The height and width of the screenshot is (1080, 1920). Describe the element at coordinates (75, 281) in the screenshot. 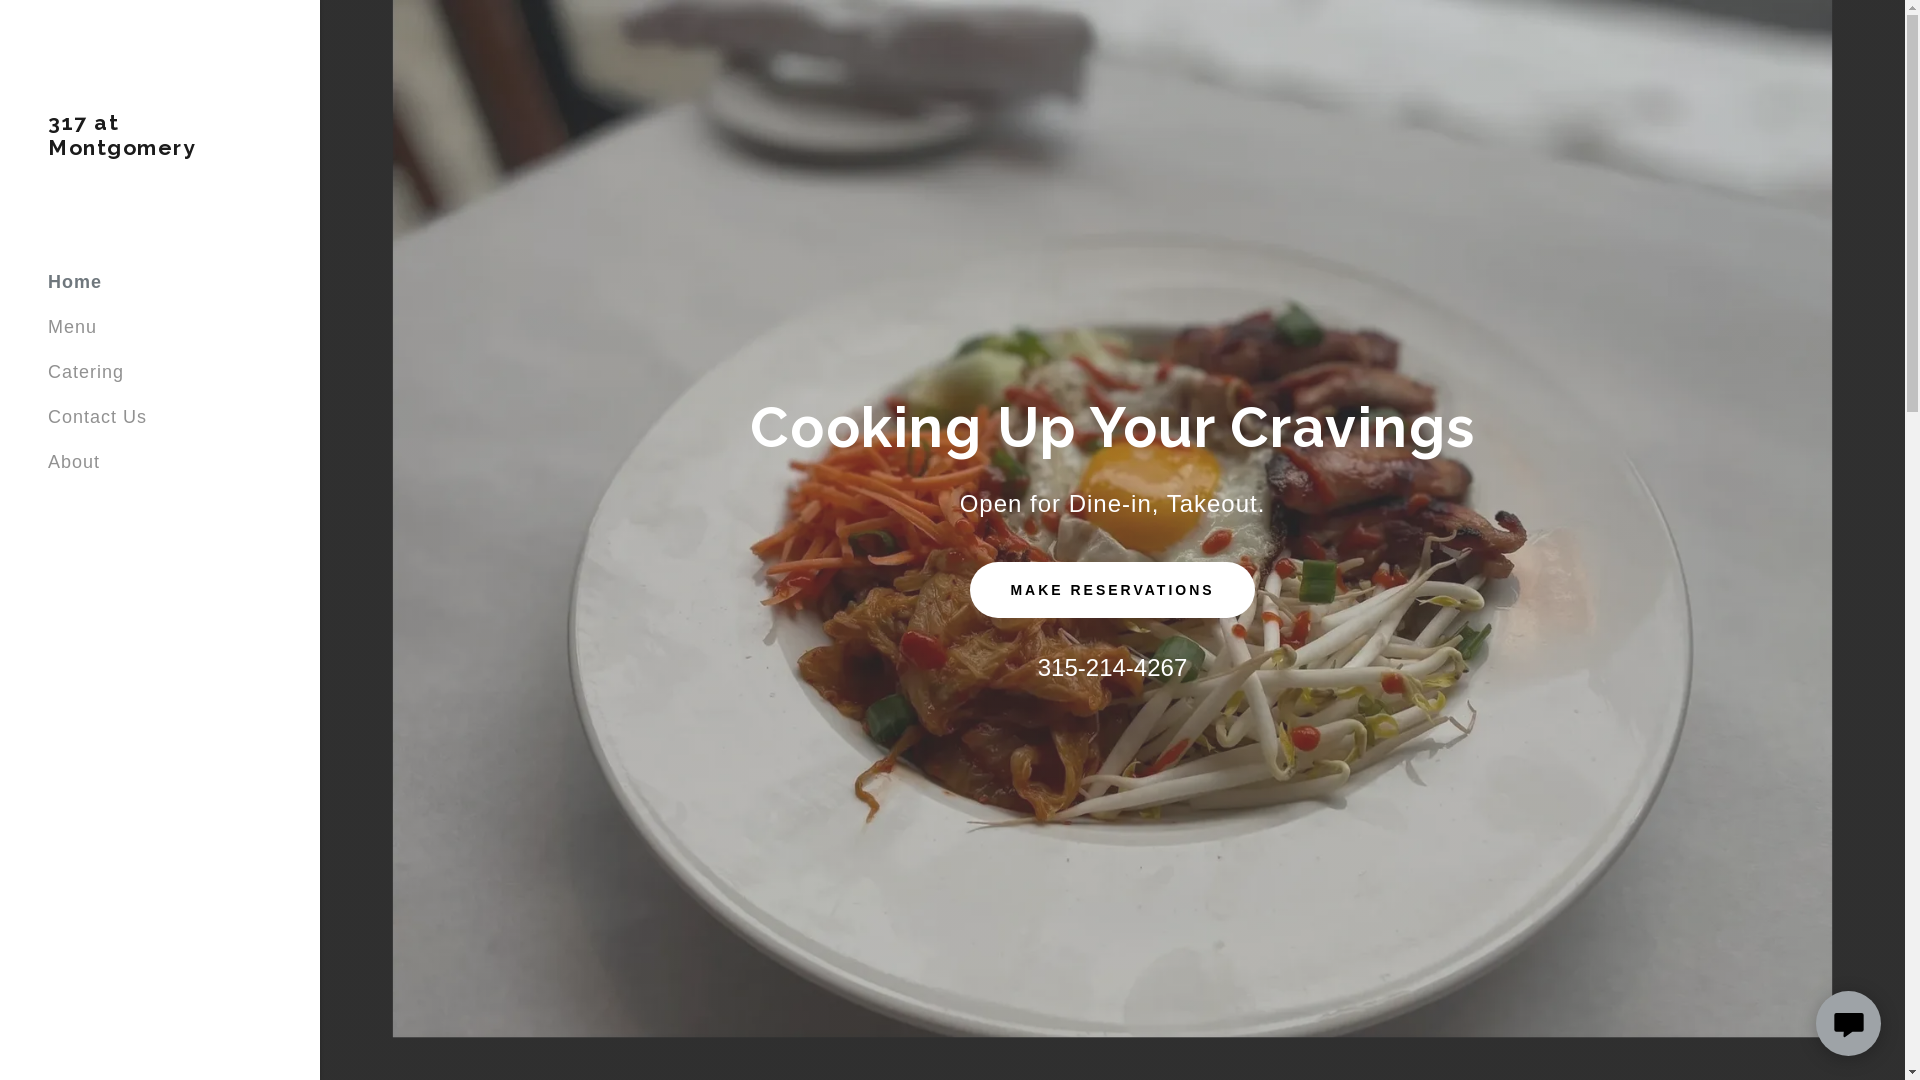

I see `'Home'` at that location.